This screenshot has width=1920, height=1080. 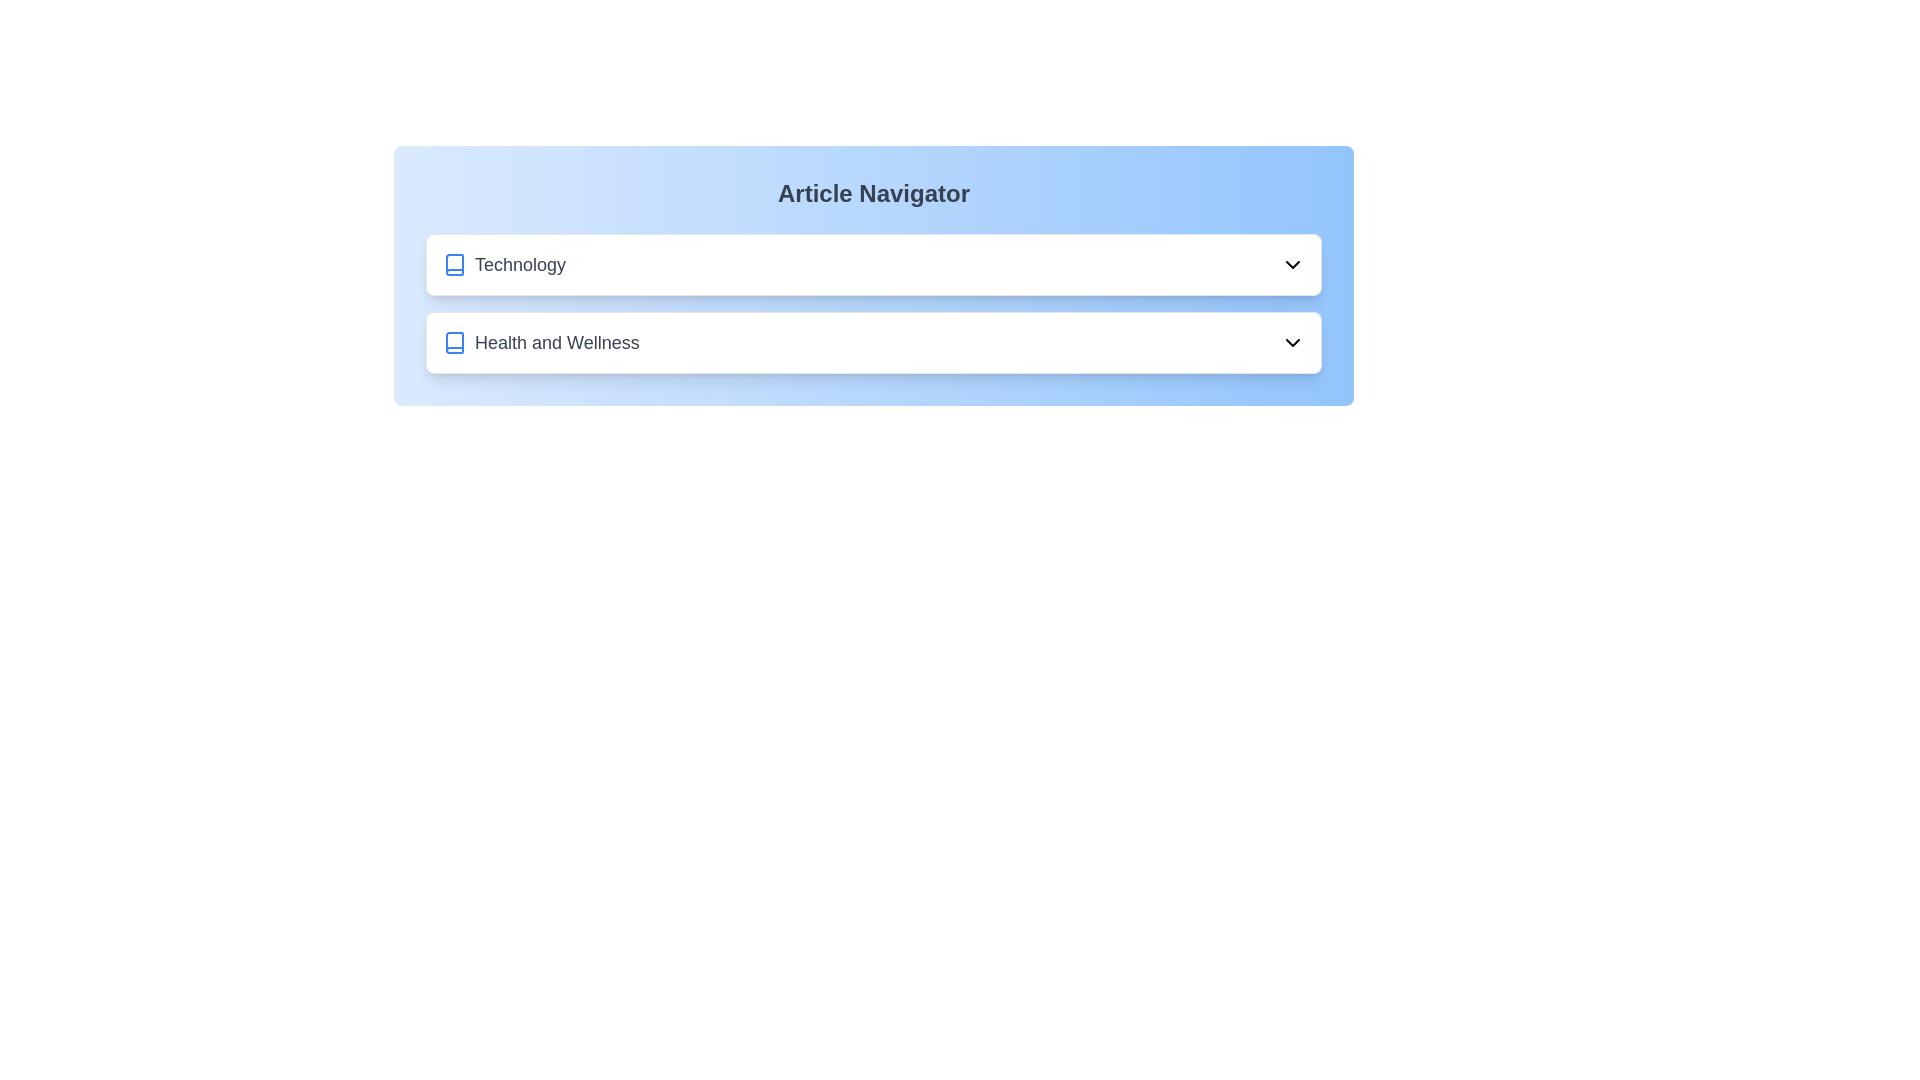 What do you see at coordinates (1292, 264) in the screenshot?
I see `the chevron-down icon, which is a black triangular outline located at the far right of the 'Technology' section in the 'Article Navigator' interface` at bounding box center [1292, 264].